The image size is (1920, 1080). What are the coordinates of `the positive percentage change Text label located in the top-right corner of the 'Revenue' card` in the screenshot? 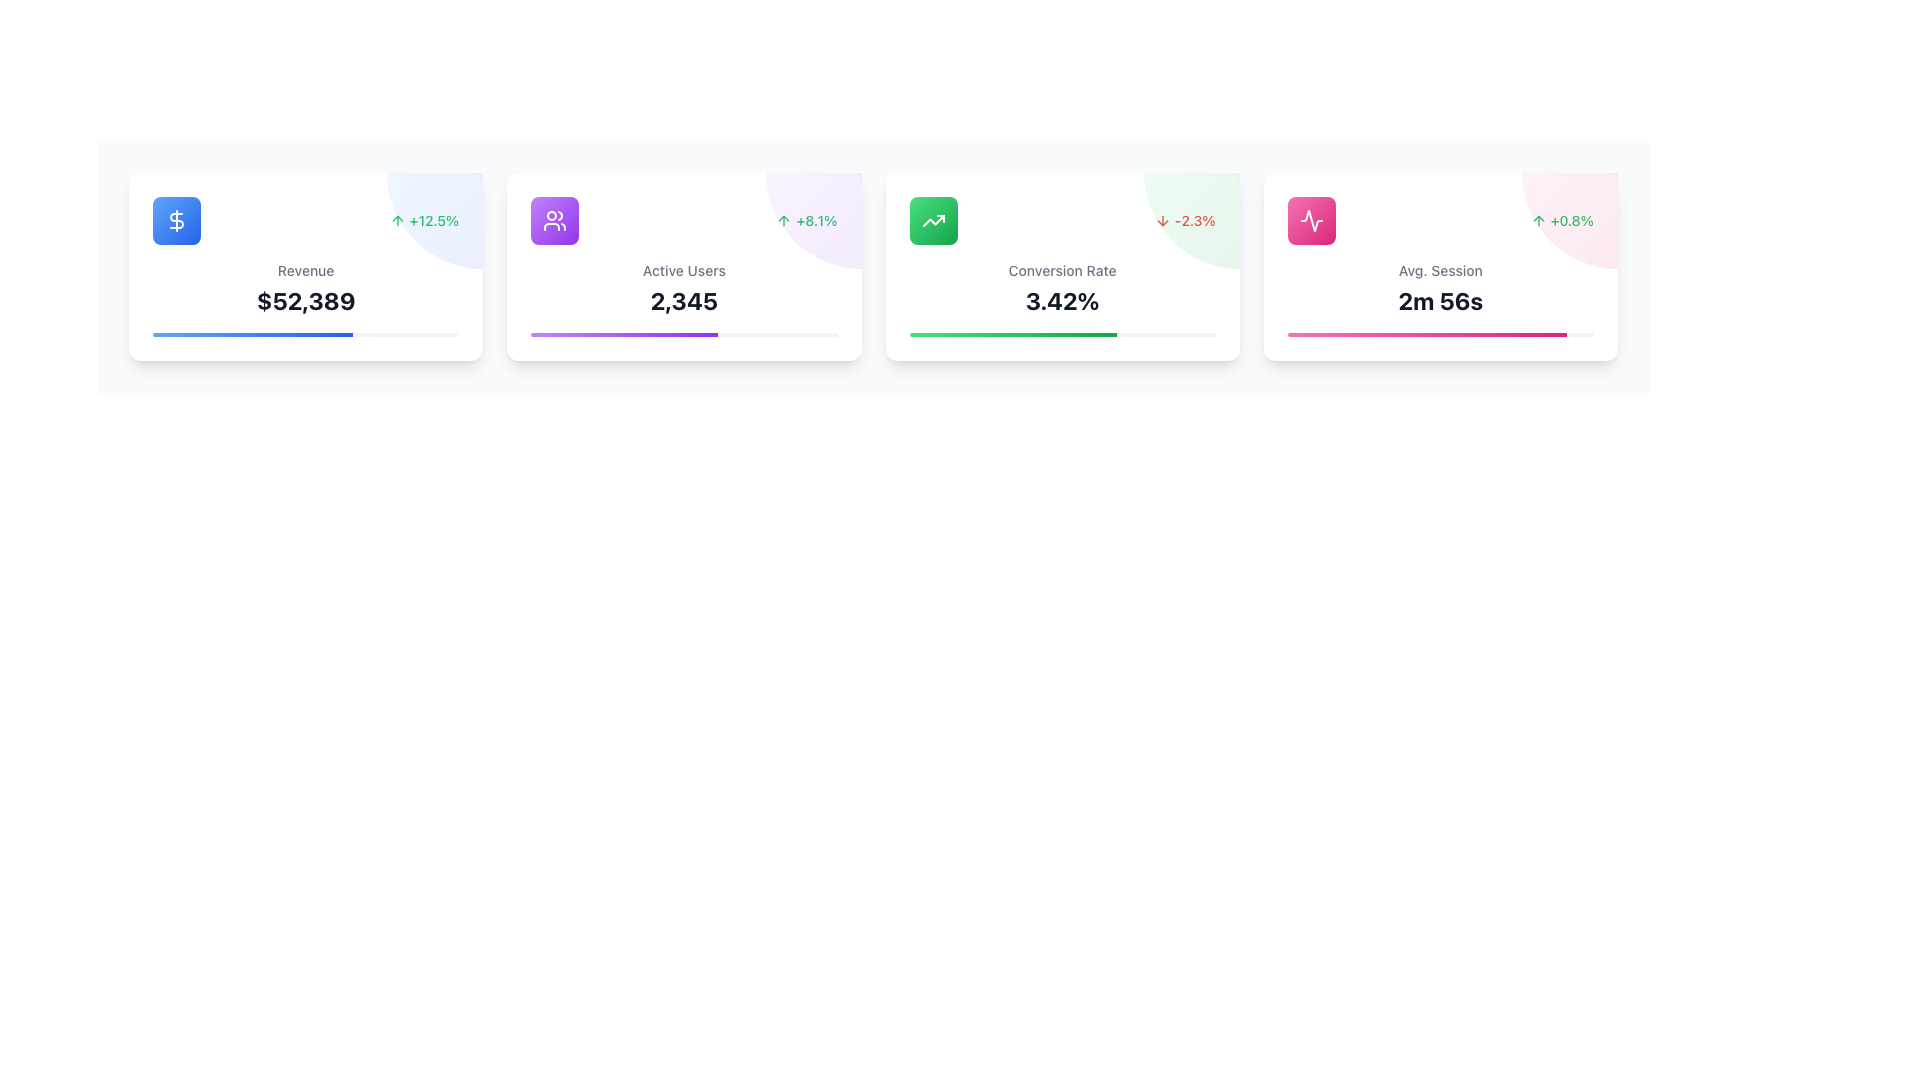 It's located at (433, 220).